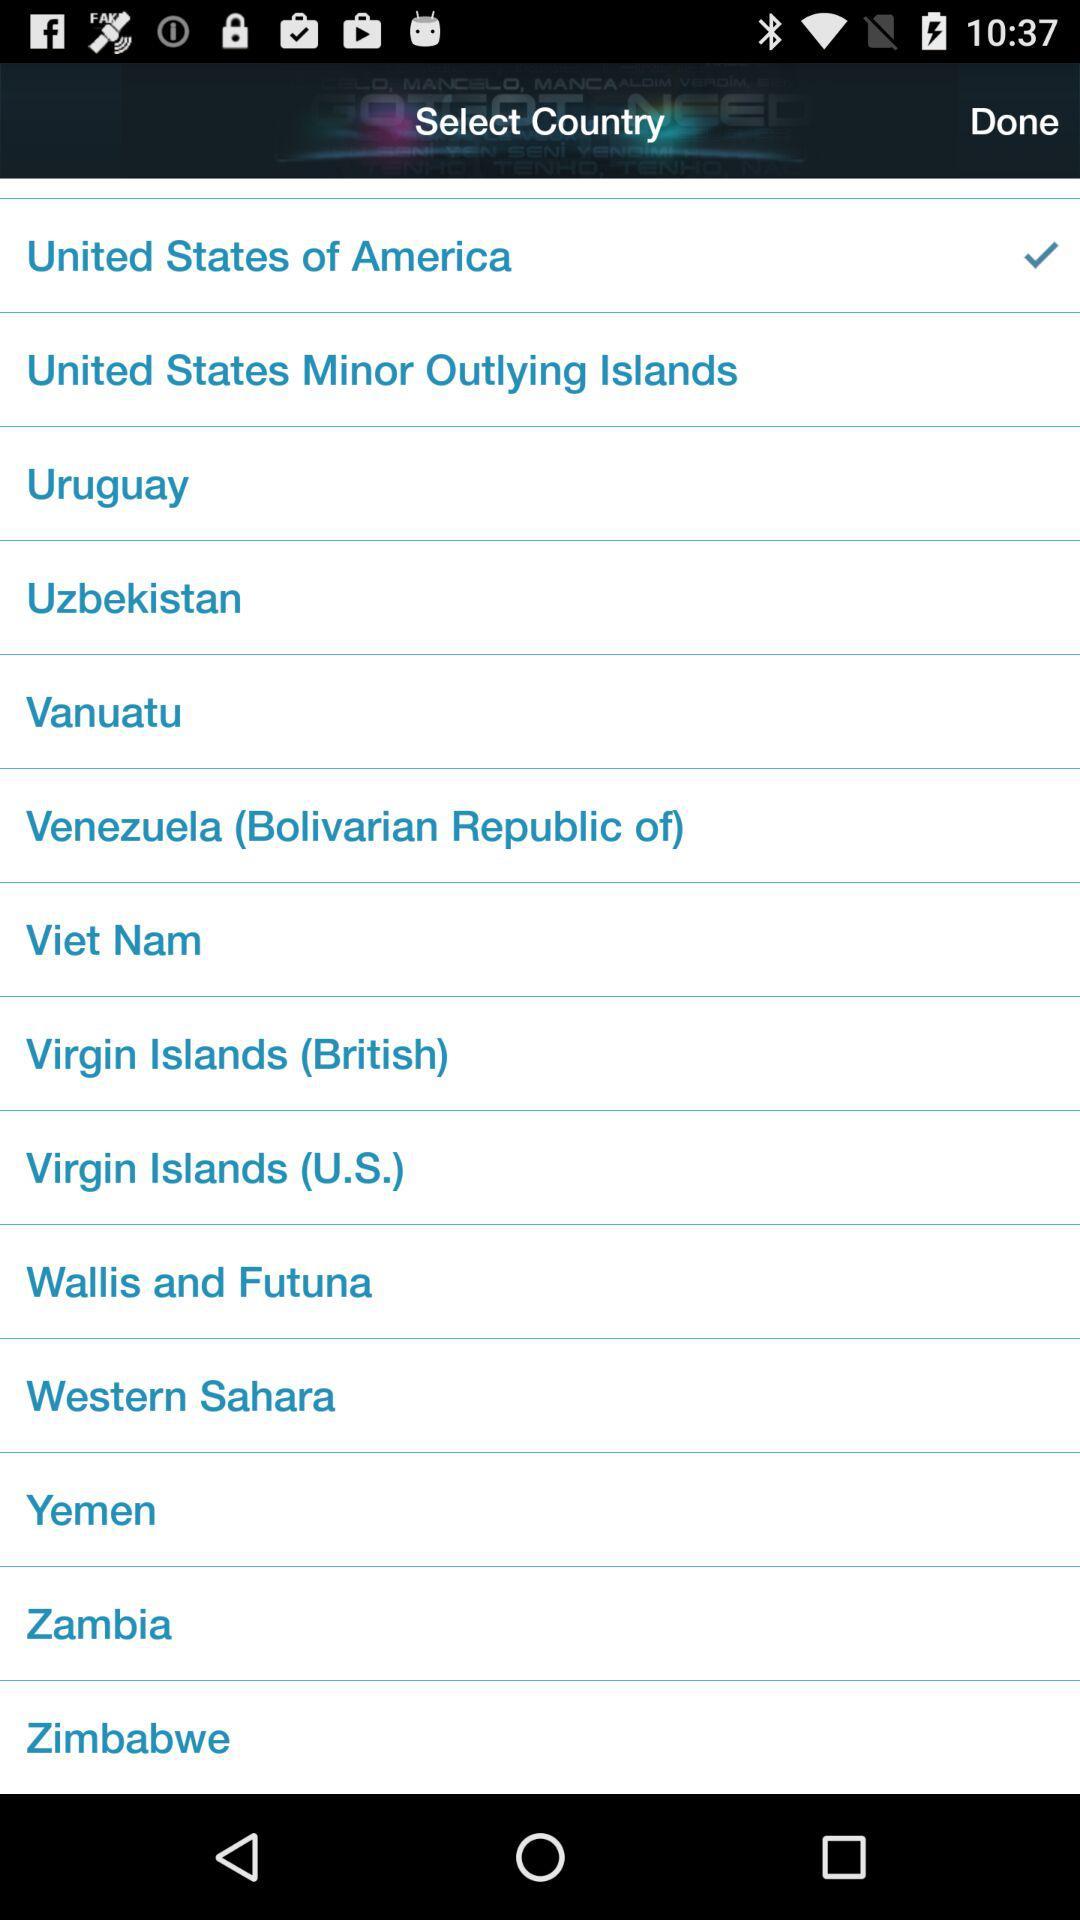 Image resolution: width=1080 pixels, height=1920 pixels. What do you see at coordinates (540, 711) in the screenshot?
I see `the checkbox below the uzbekistan item` at bounding box center [540, 711].